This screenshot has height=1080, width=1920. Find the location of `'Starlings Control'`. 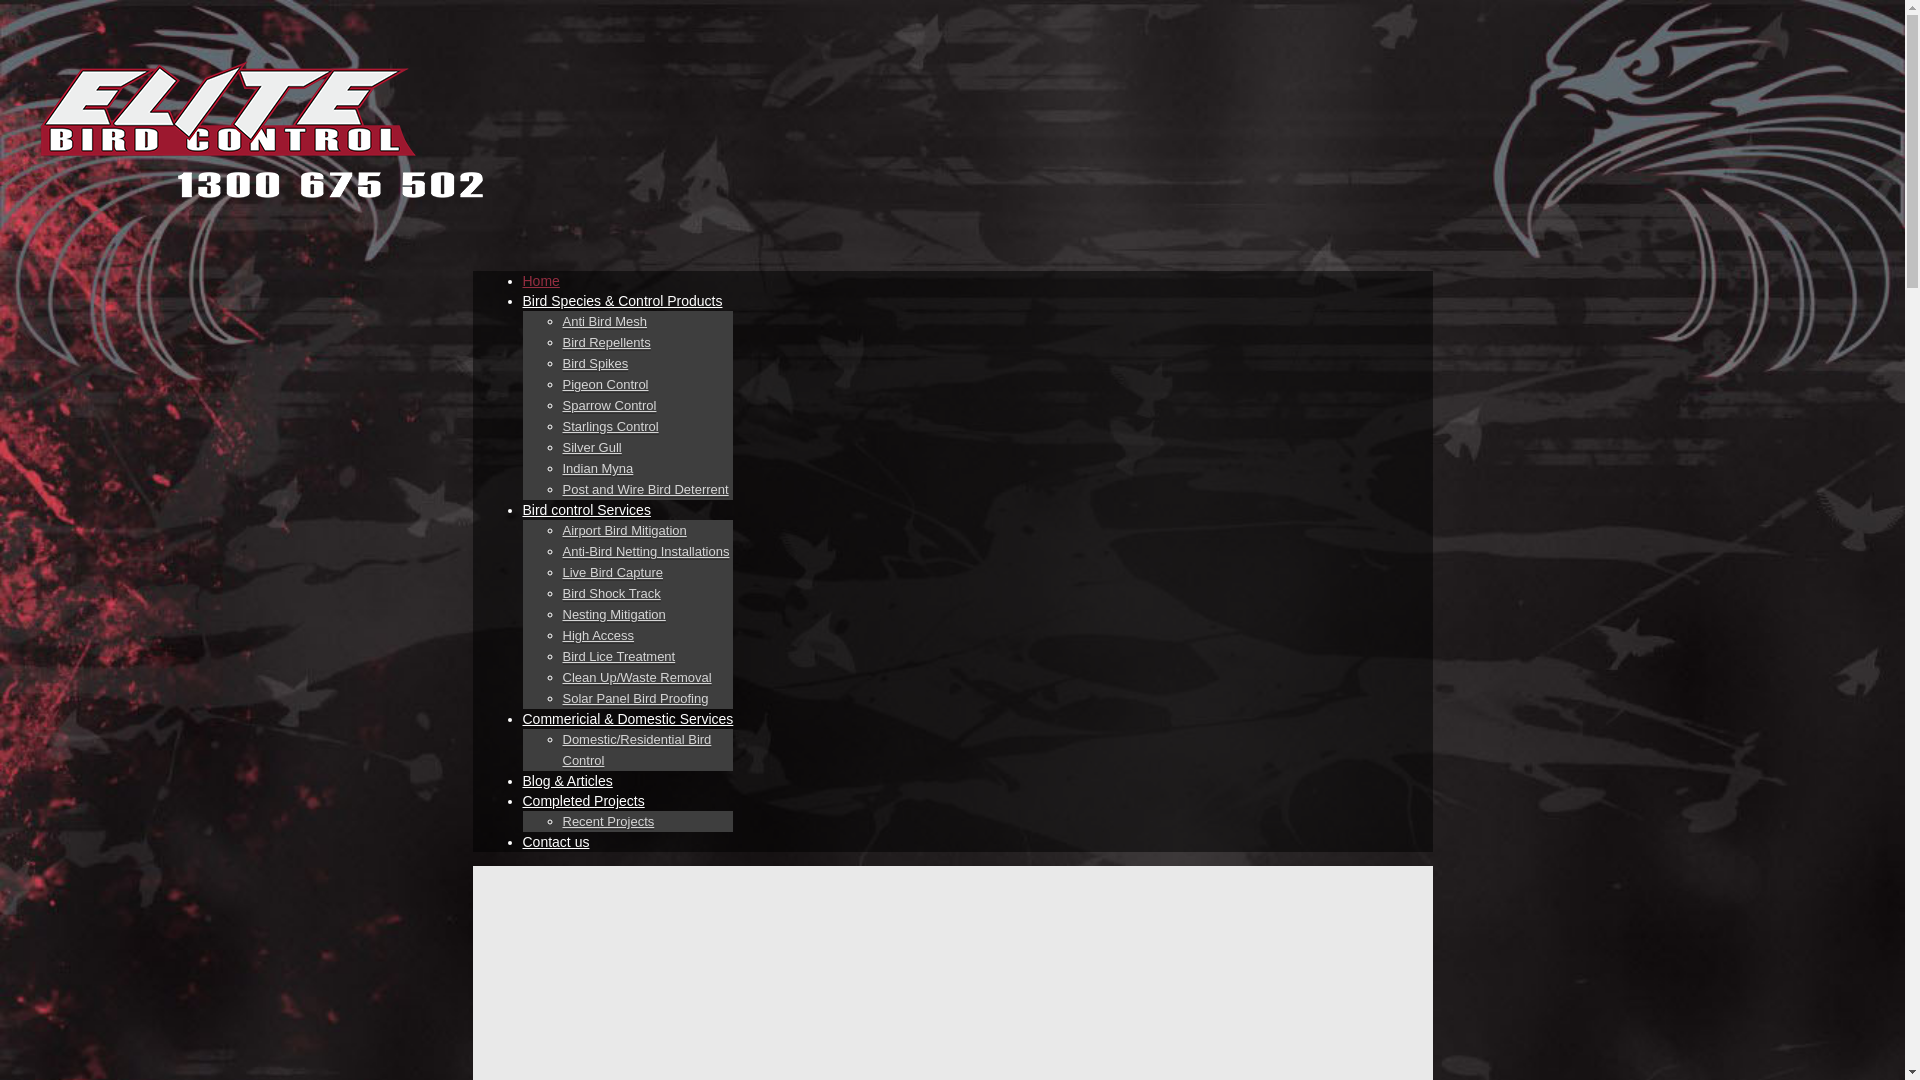

'Starlings Control' is located at coordinates (560, 426).